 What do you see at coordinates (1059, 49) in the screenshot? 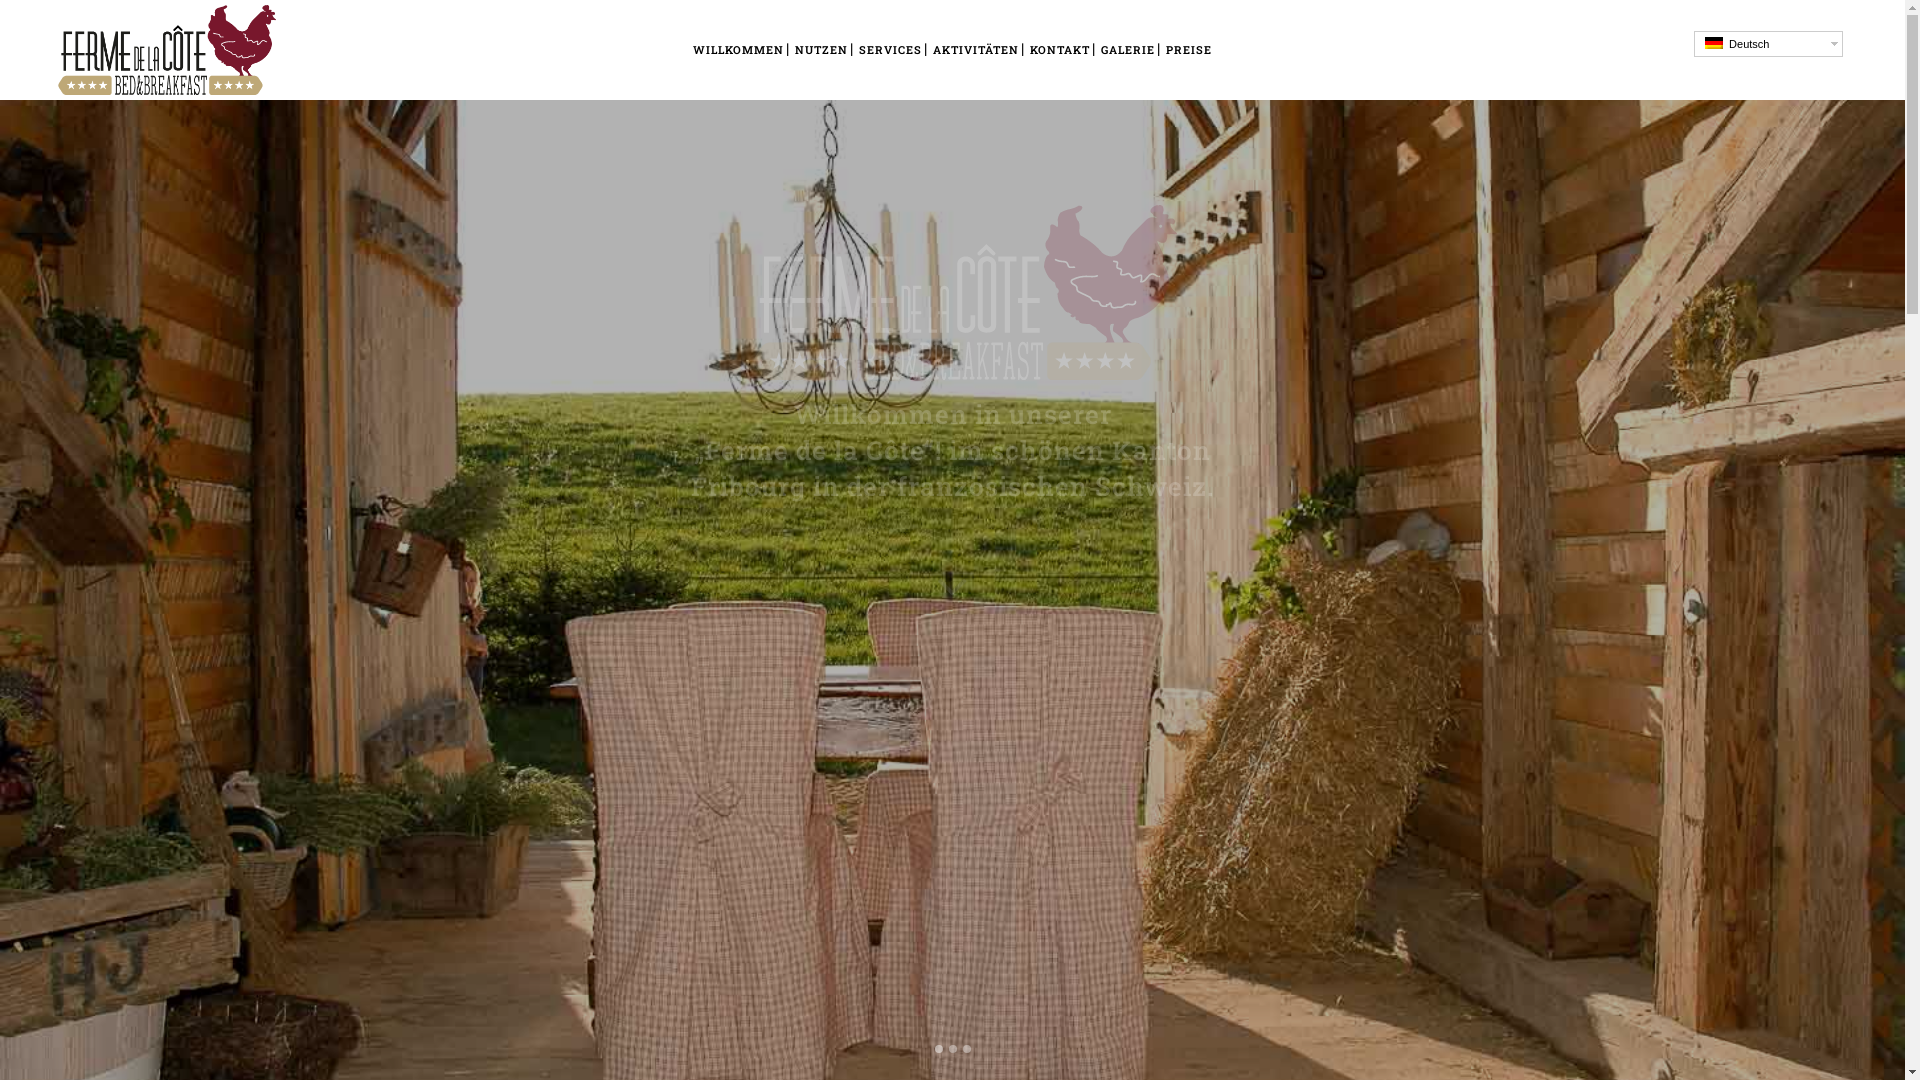
I see `'KONTAKT'` at bounding box center [1059, 49].